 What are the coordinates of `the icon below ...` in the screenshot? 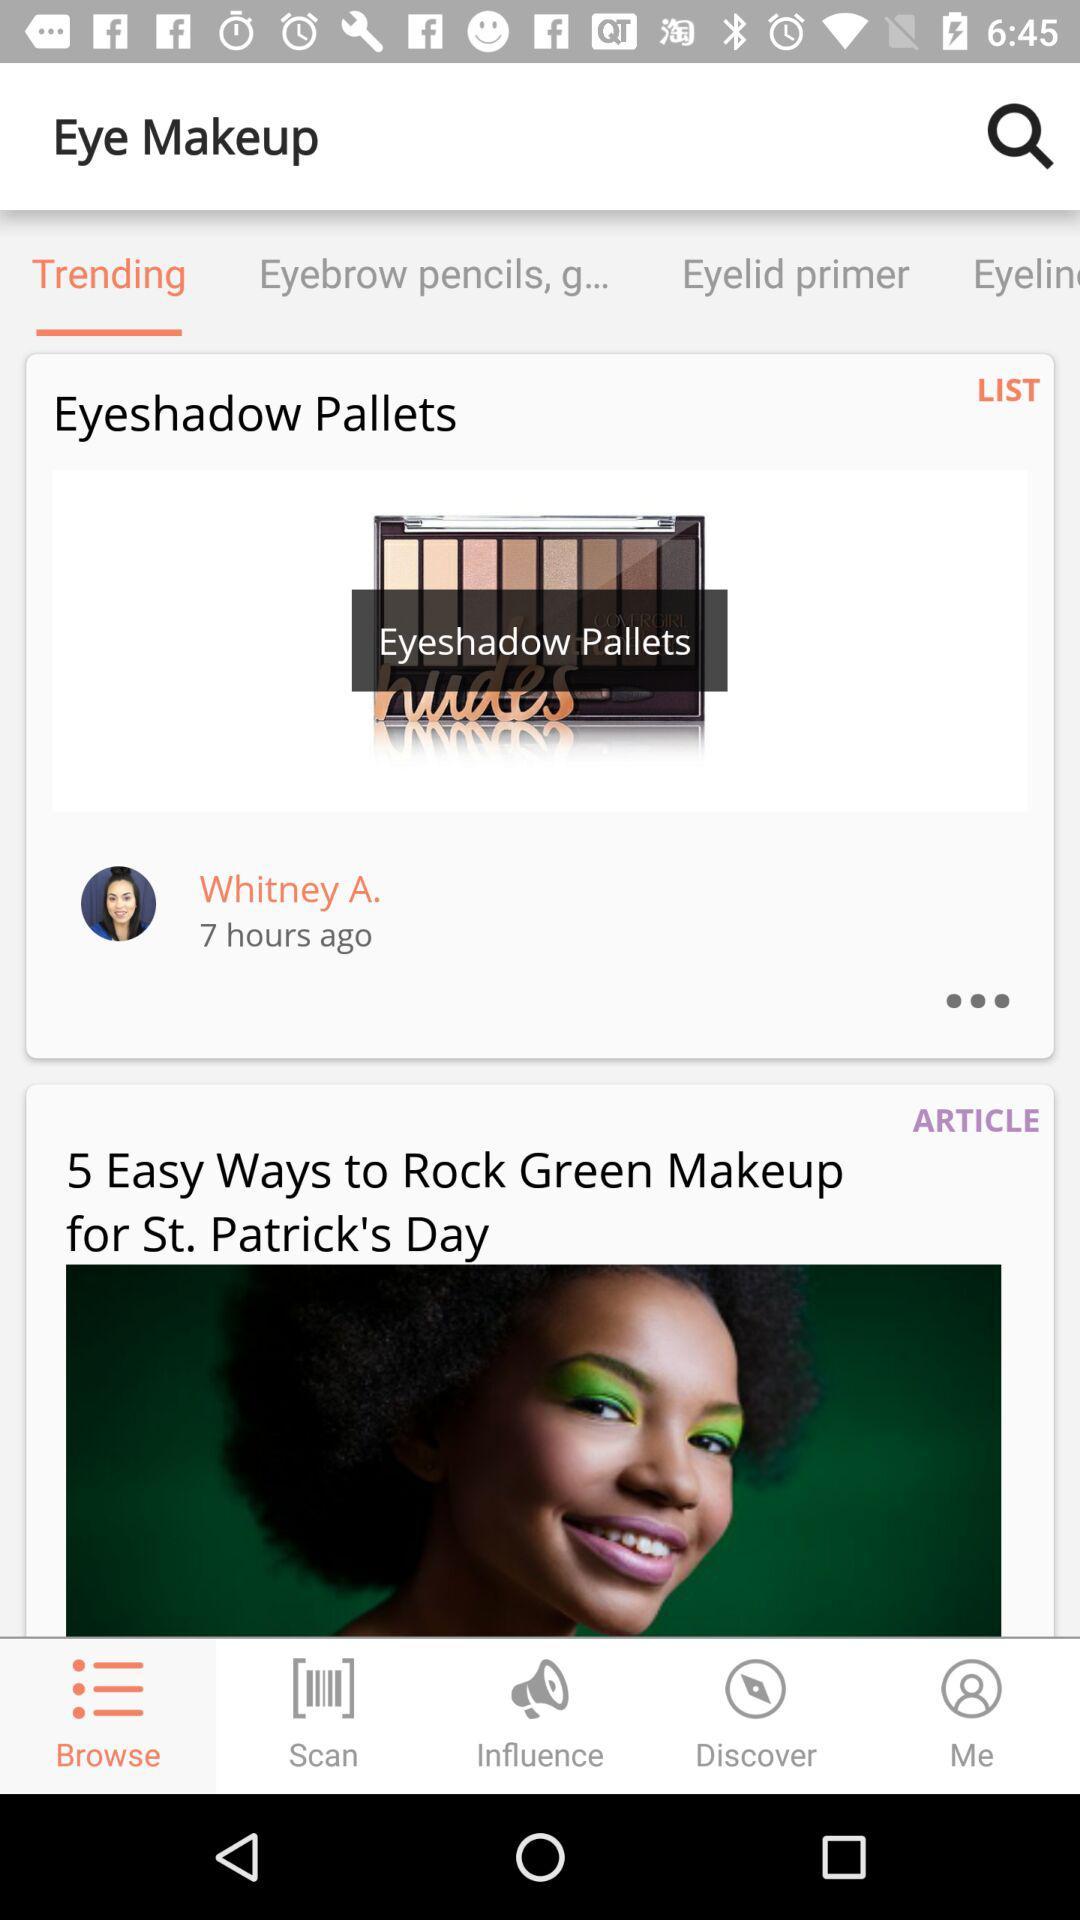 It's located at (975, 1118).